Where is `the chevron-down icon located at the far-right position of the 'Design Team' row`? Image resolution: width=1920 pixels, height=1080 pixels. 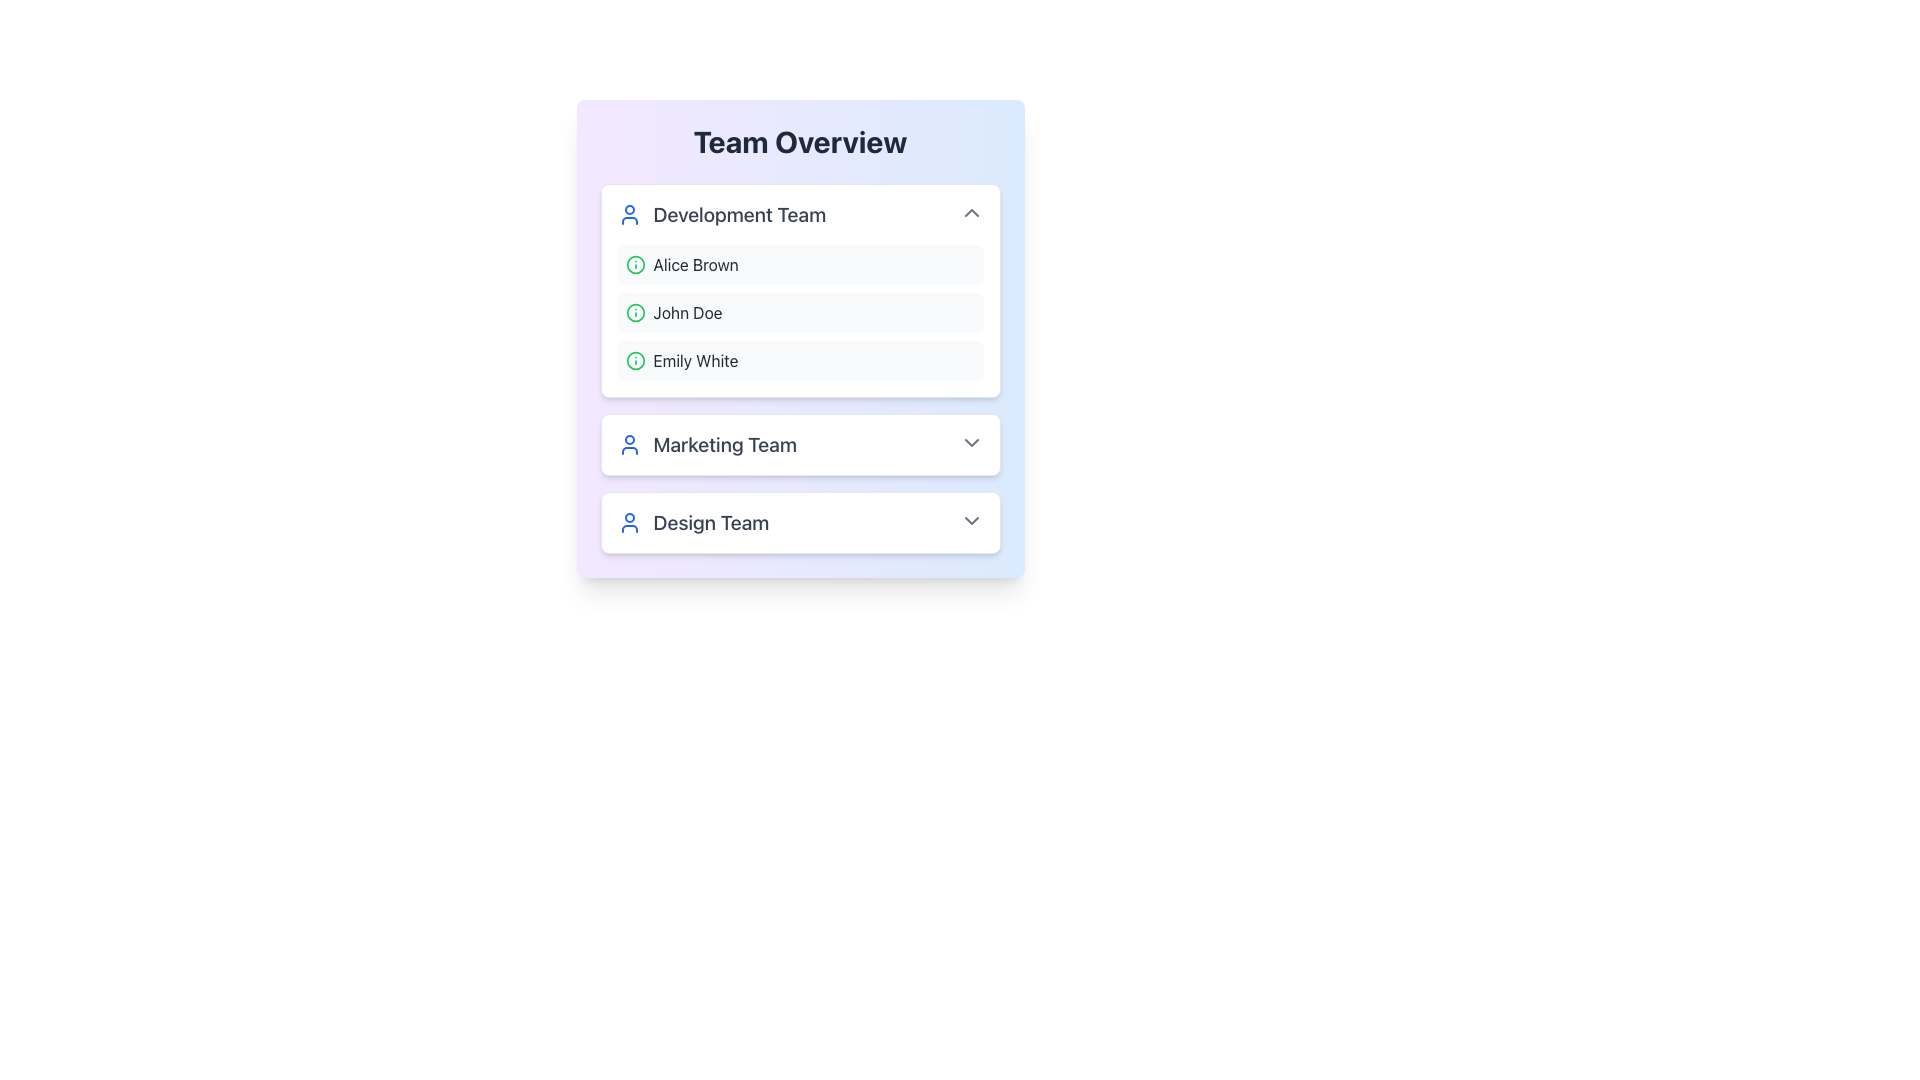
the chevron-down icon located at the far-right position of the 'Design Team' row is located at coordinates (971, 519).